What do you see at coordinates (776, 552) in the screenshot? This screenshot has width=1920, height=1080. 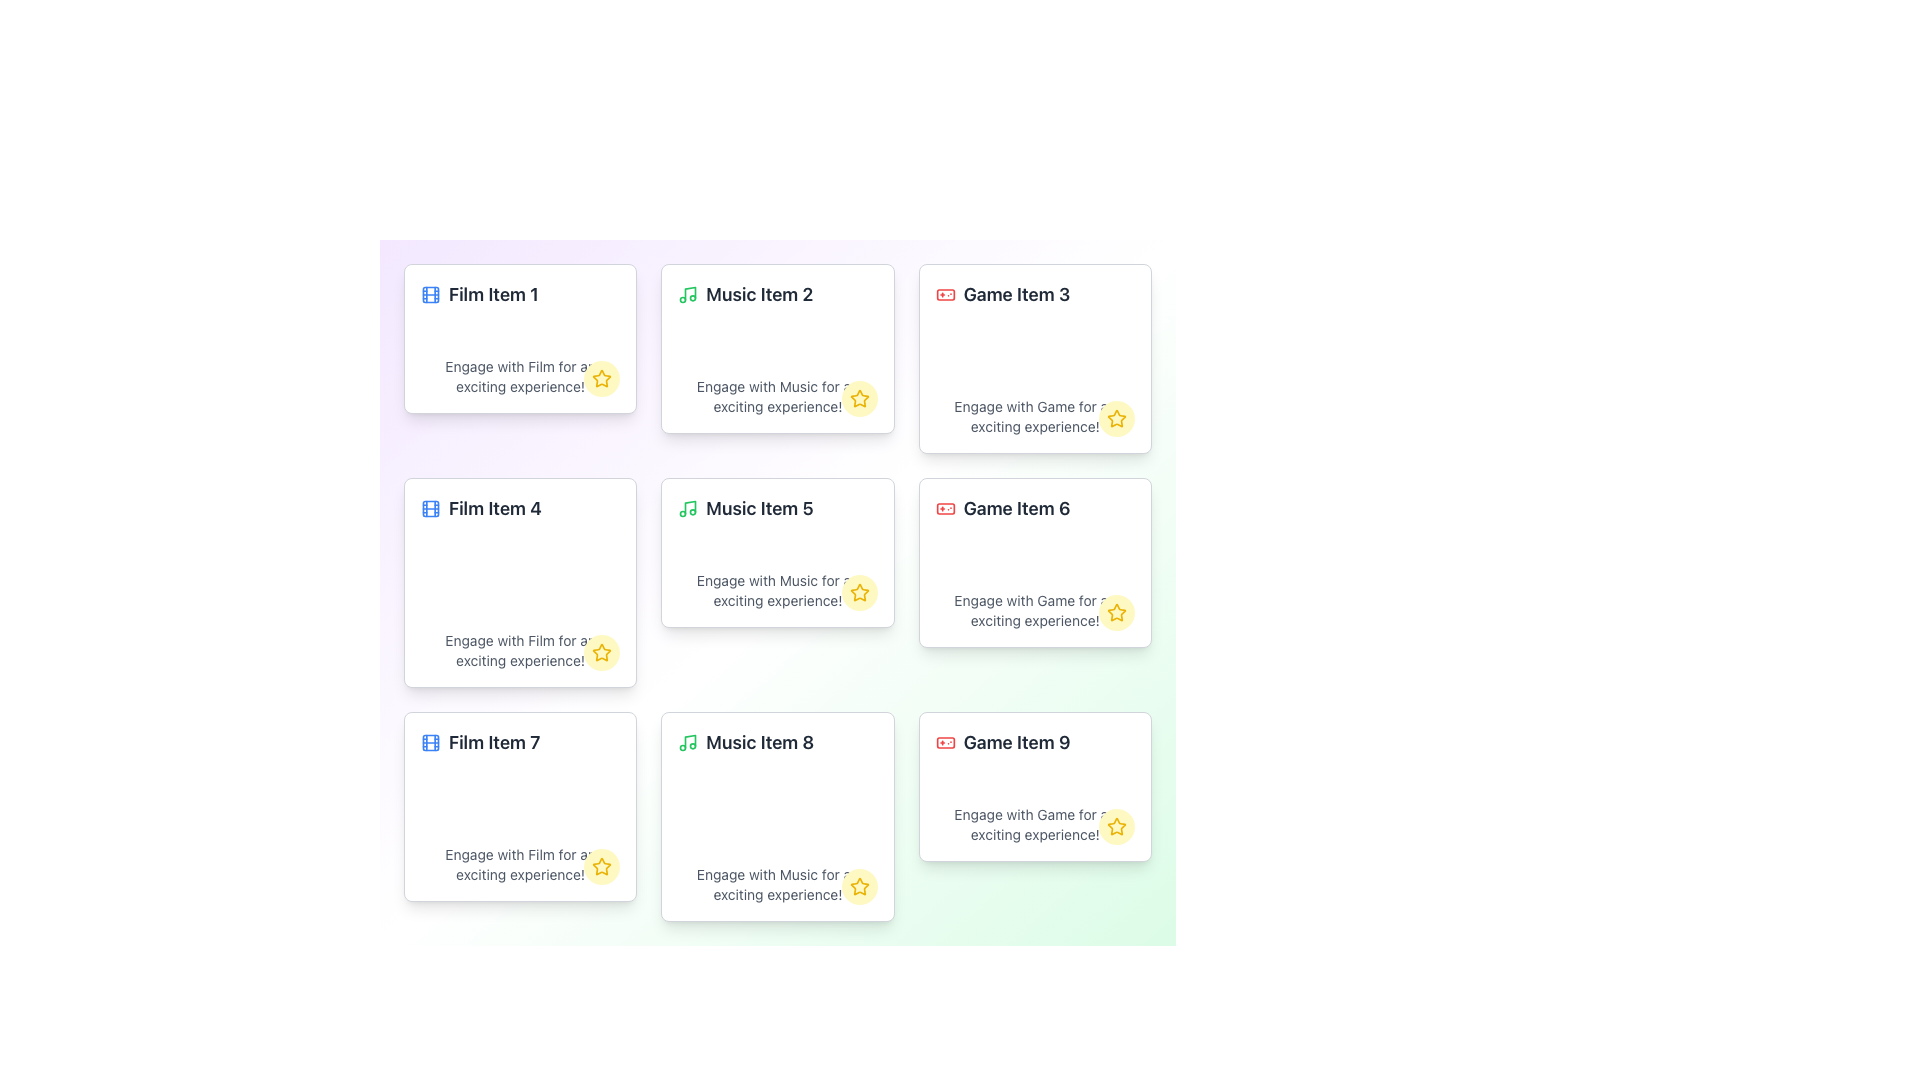 I see `on the card labeled 'Music Item 5'` at bounding box center [776, 552].